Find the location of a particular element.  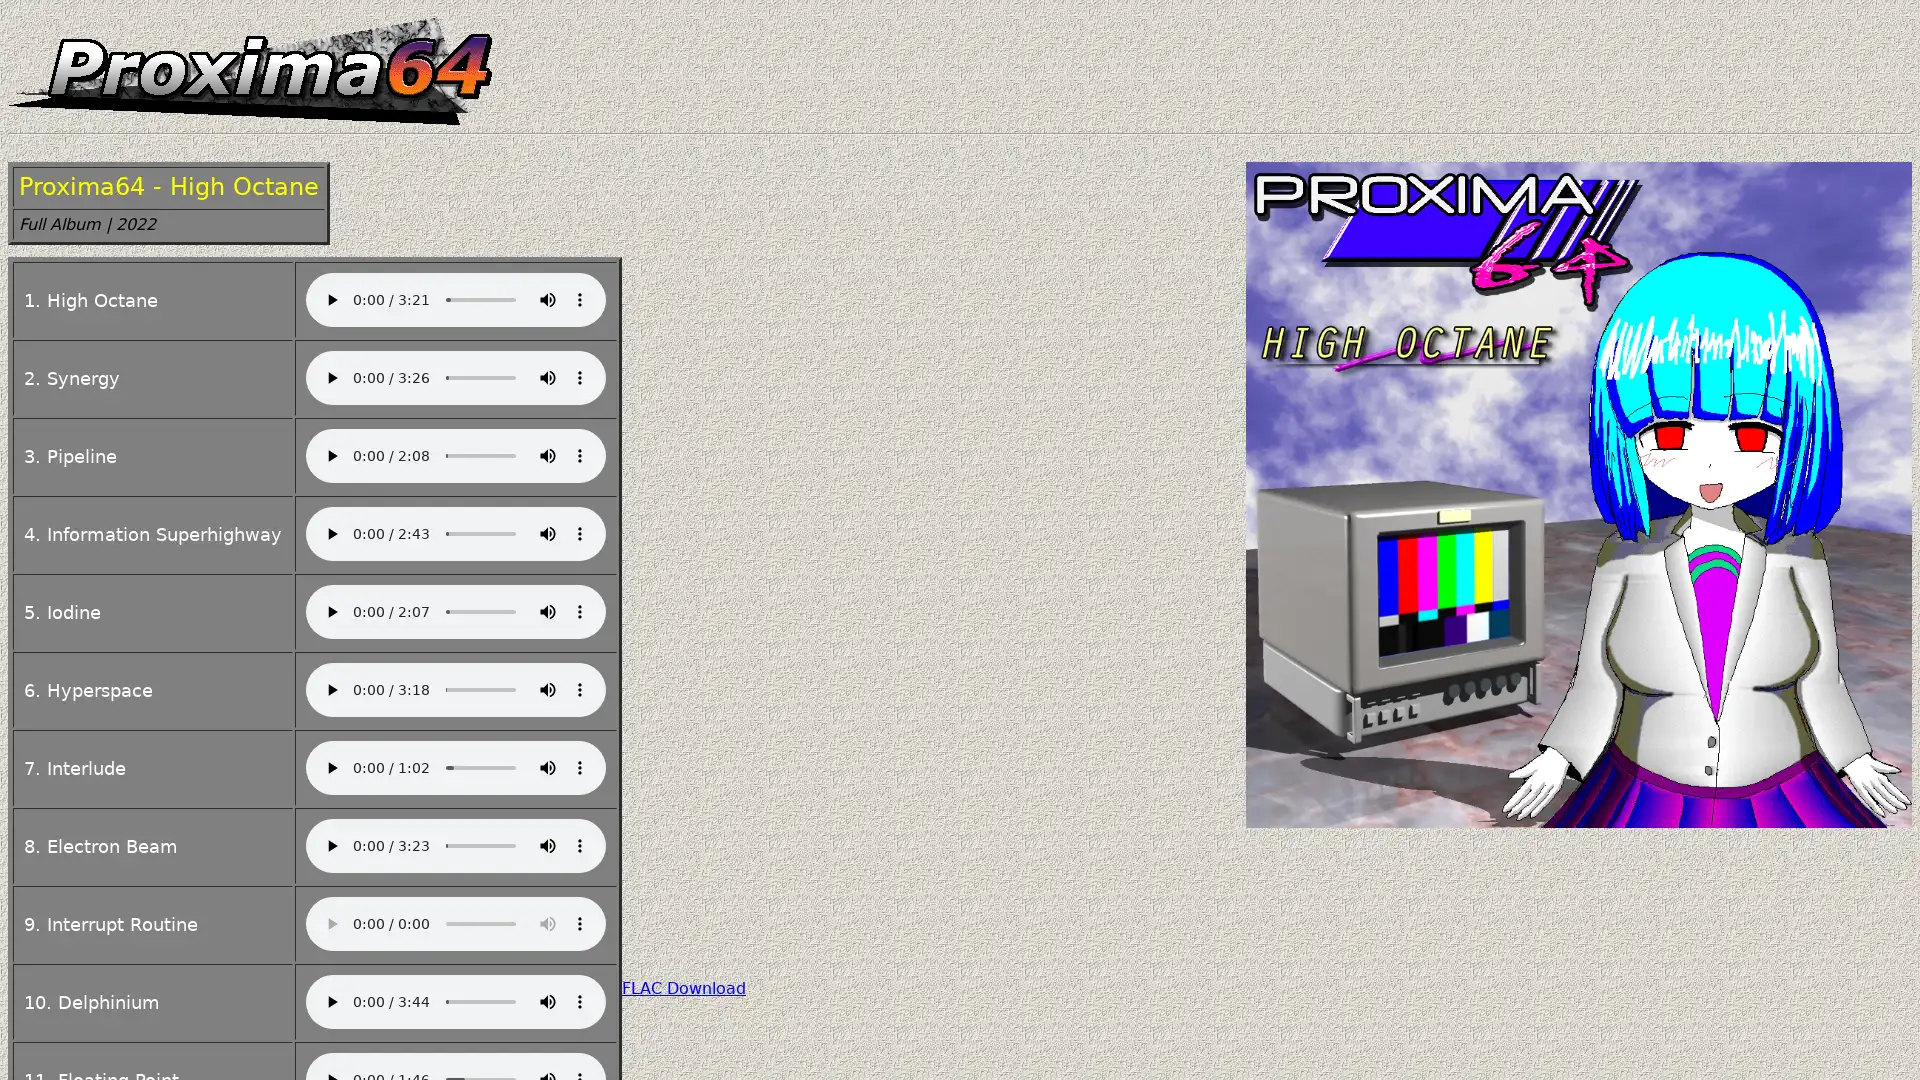

play is located at coordinates (331, 532).